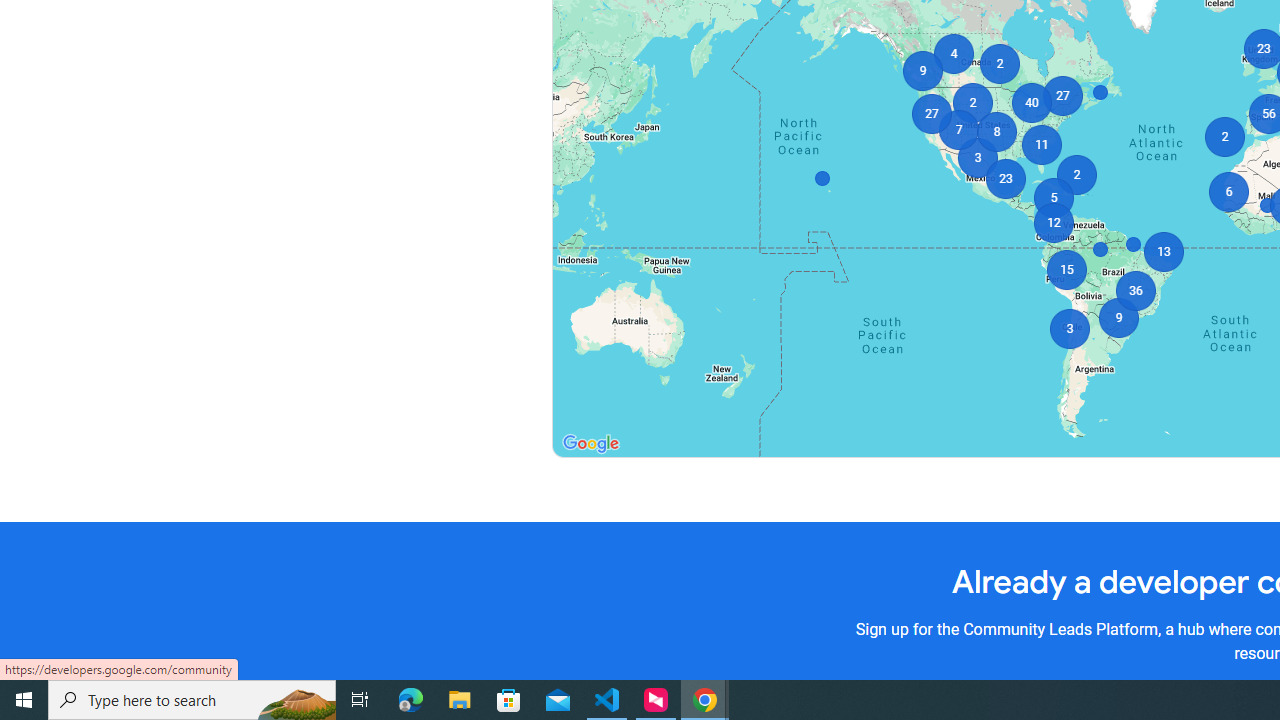 This screenshot has width=1280, height=720. Describe the element at coordinates (957, 129) in the screenshot. I see `'7'` at that location.